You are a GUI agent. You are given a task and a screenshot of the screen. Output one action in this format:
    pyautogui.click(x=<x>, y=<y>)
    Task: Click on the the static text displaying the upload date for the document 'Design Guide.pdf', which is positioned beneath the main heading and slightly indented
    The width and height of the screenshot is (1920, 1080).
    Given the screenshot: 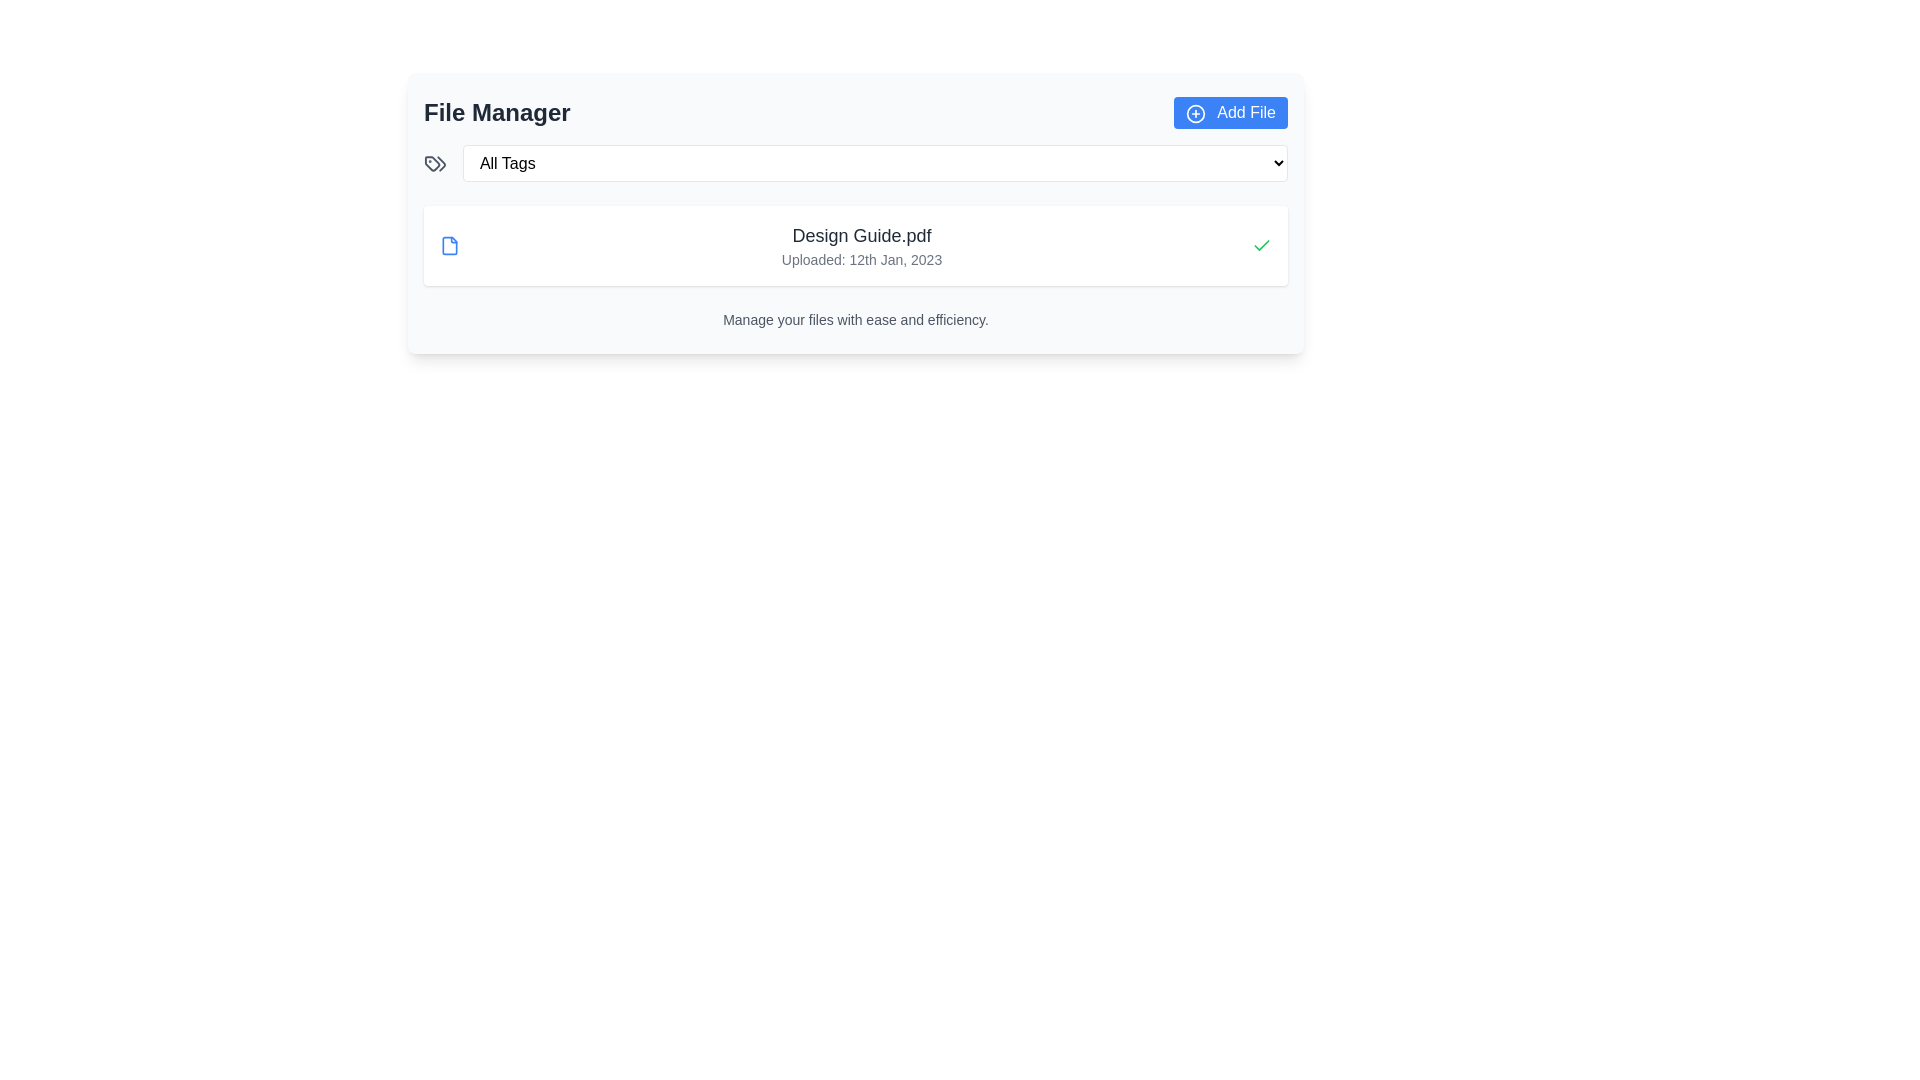 What is the action you would take?
    pyautogui.click(x=862, y=258)
    